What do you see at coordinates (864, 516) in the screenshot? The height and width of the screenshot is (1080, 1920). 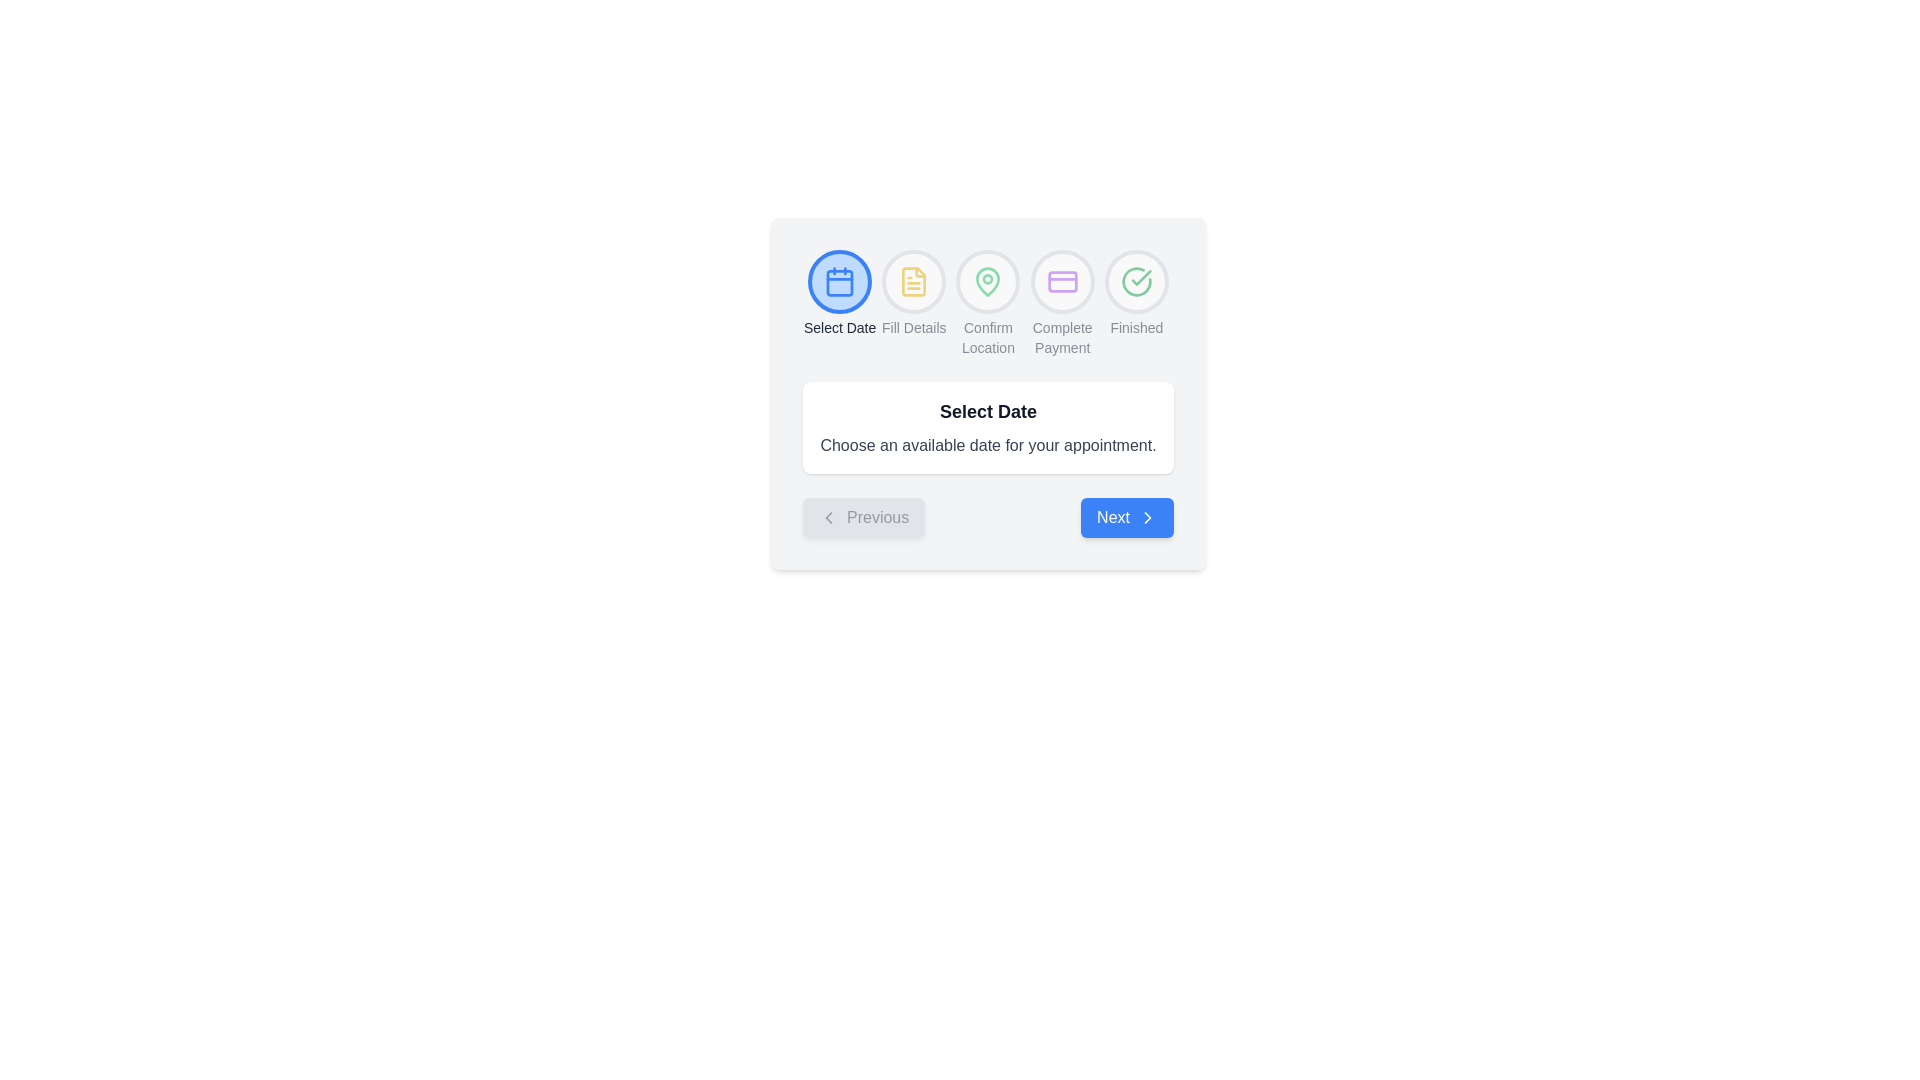 I see `the 'Previous' navigation button located in the lower left area of the visible card` at bounding box center [864, 516].